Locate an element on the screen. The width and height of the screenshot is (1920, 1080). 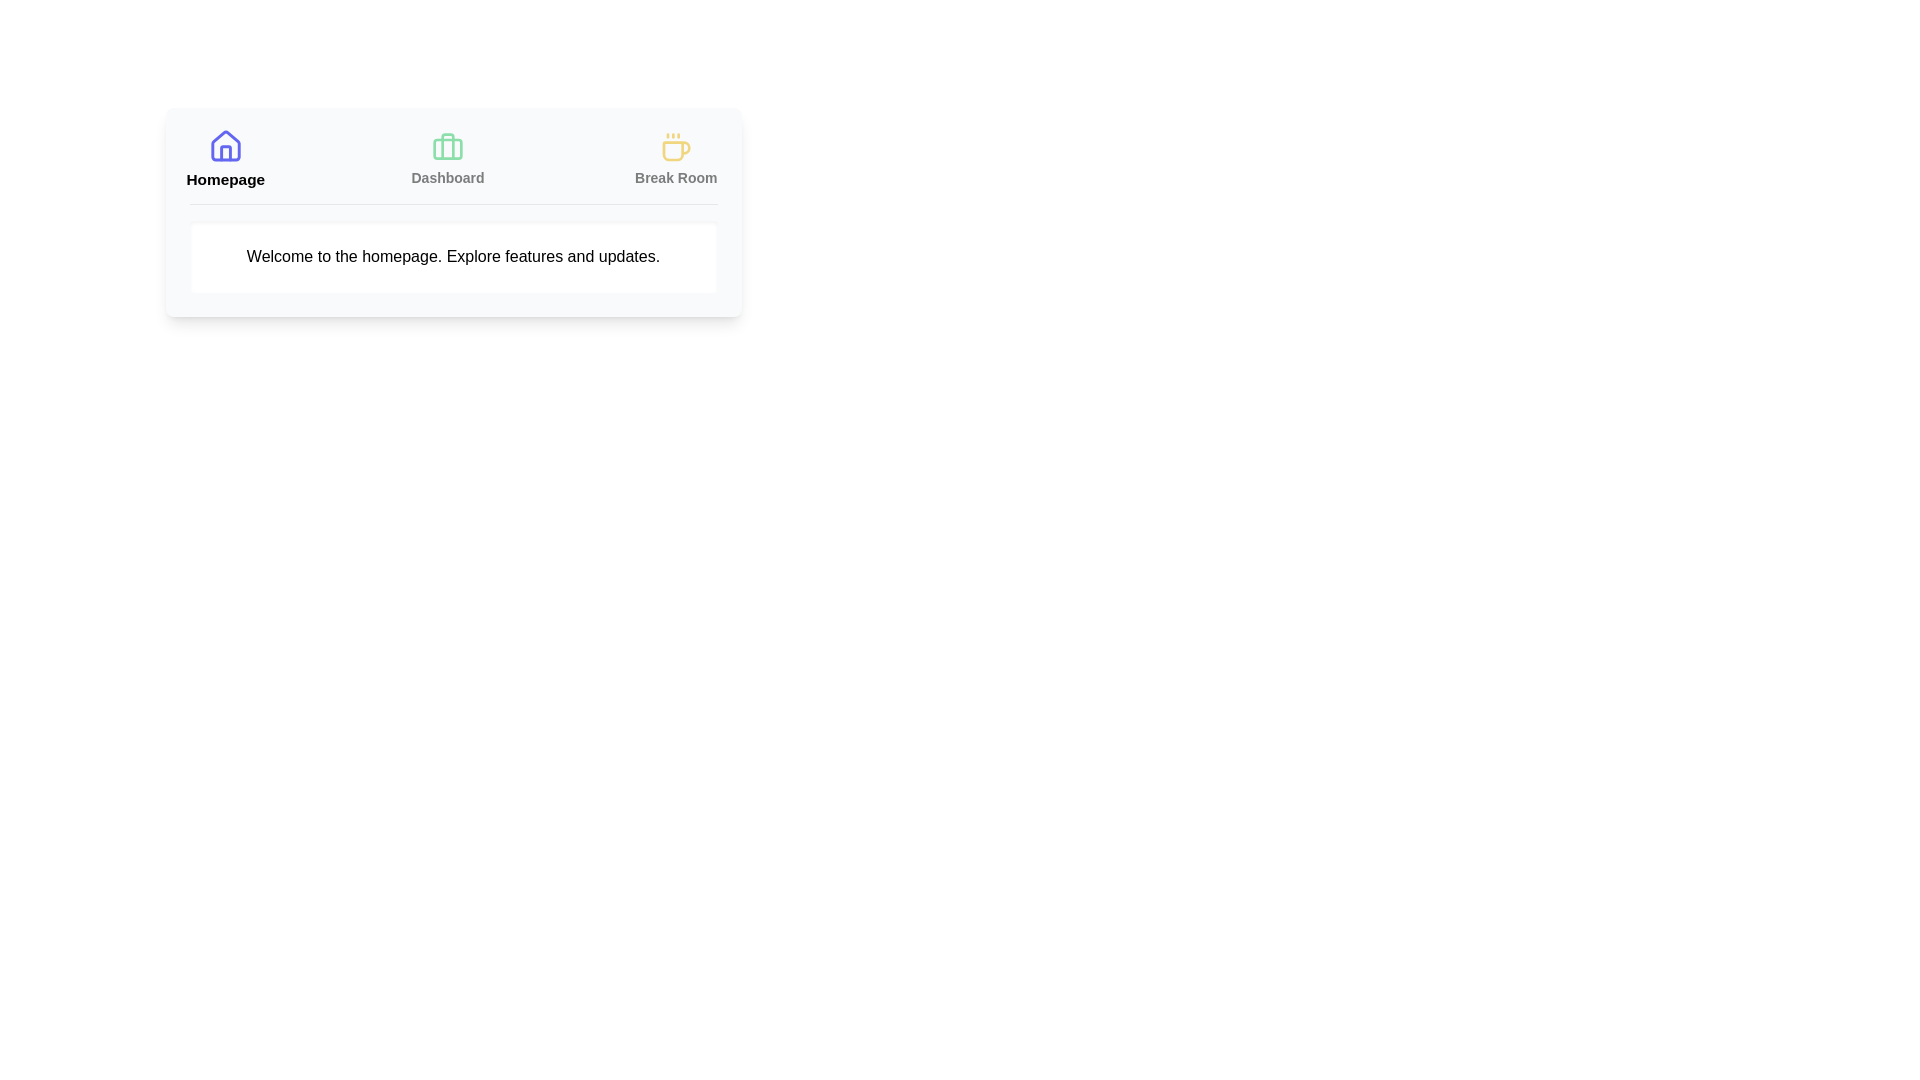
the Break Room tab to view its content is located at coordinates (676, 158).